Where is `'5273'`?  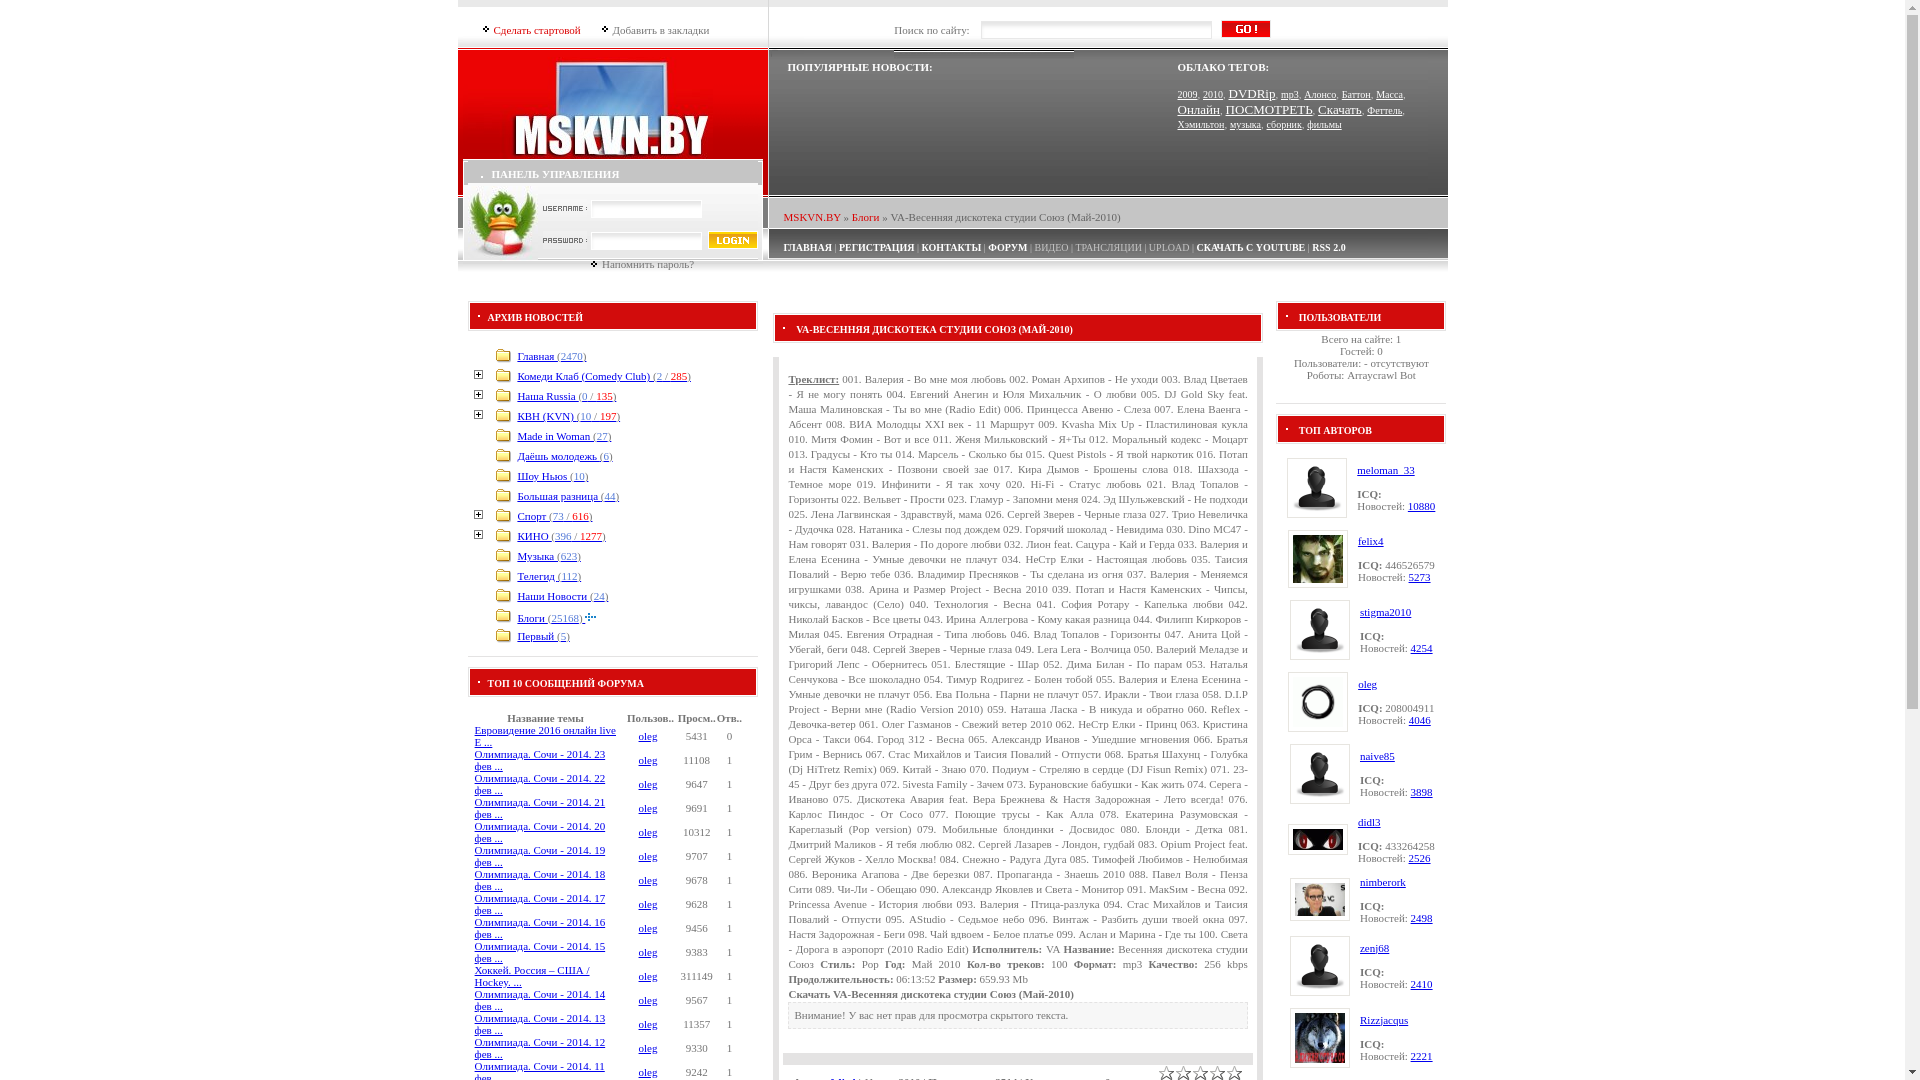
'5273' is located at coordinates (1419, 577).